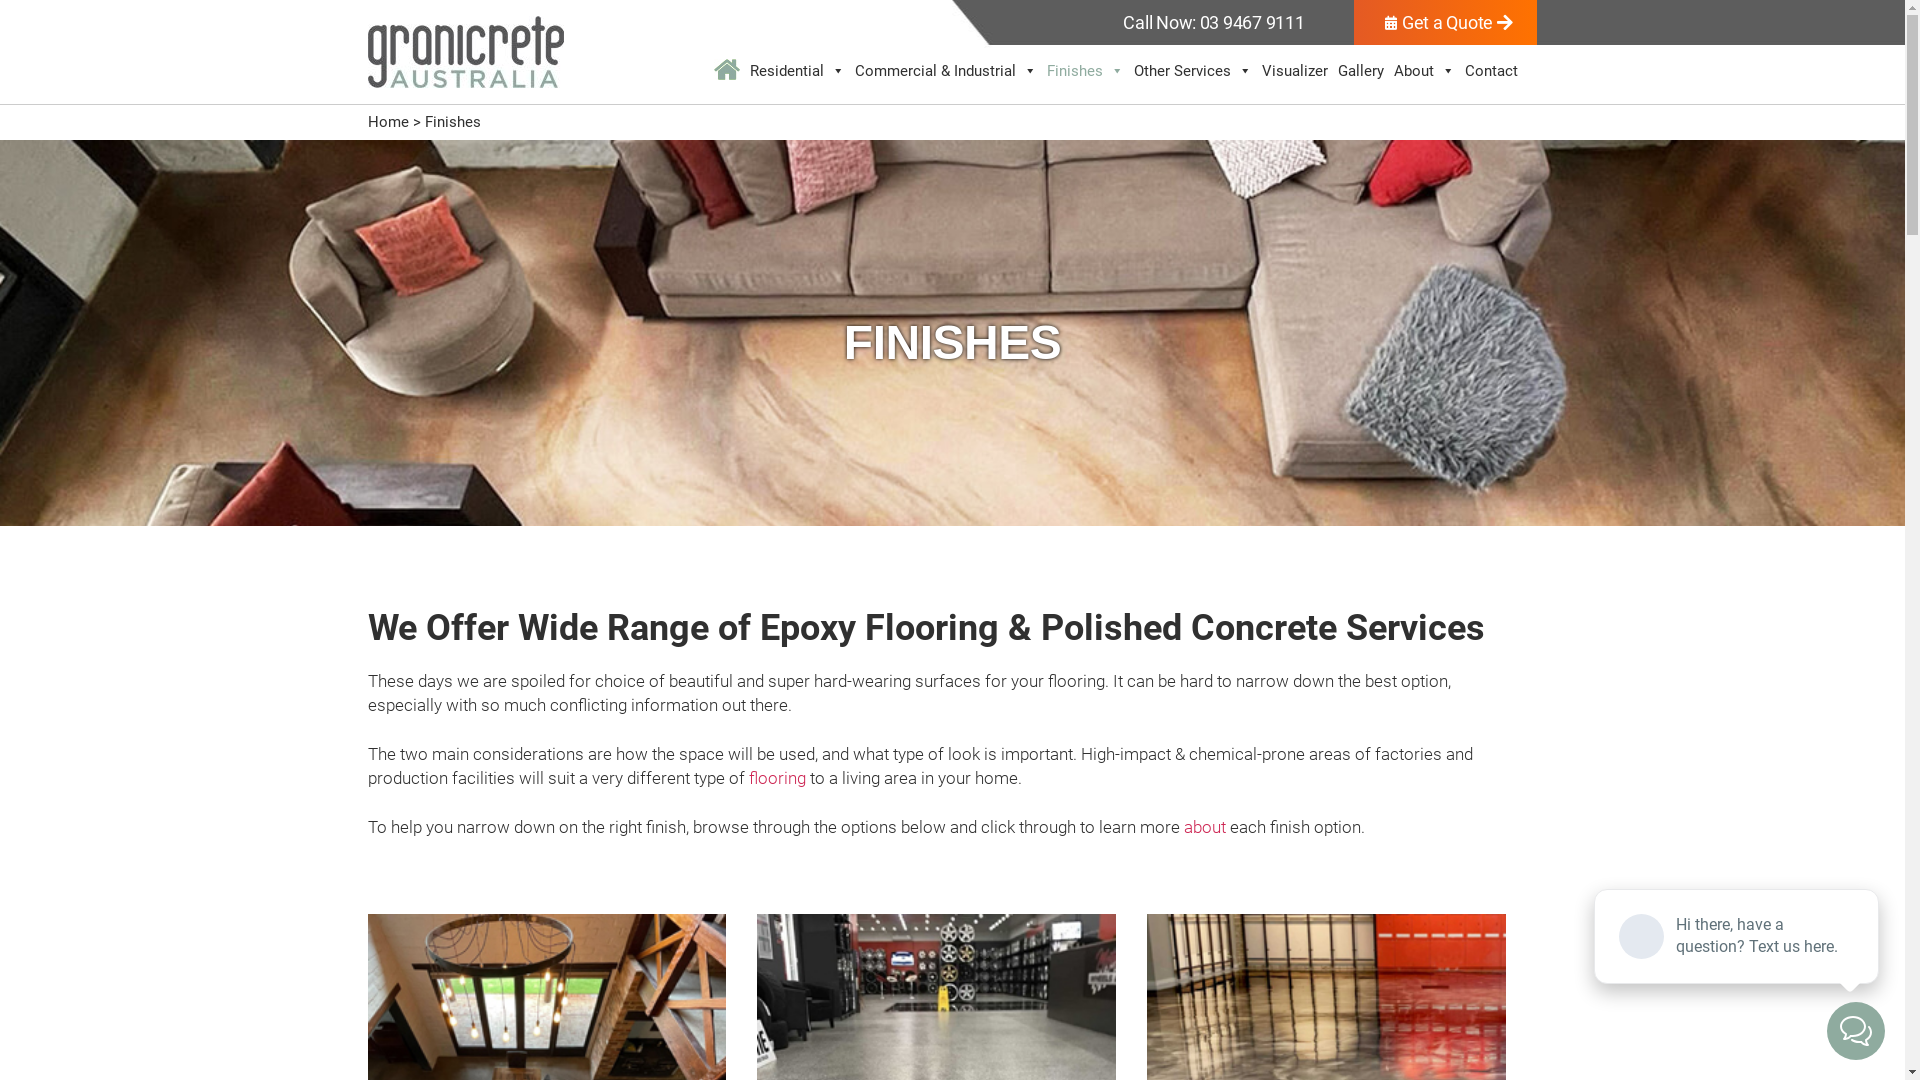 Image resolution: width=1920 pixels, height=1080 pixels. Describe the element at coordinates (775, 777) in the screenshot. I see `'flooring'` at that location.